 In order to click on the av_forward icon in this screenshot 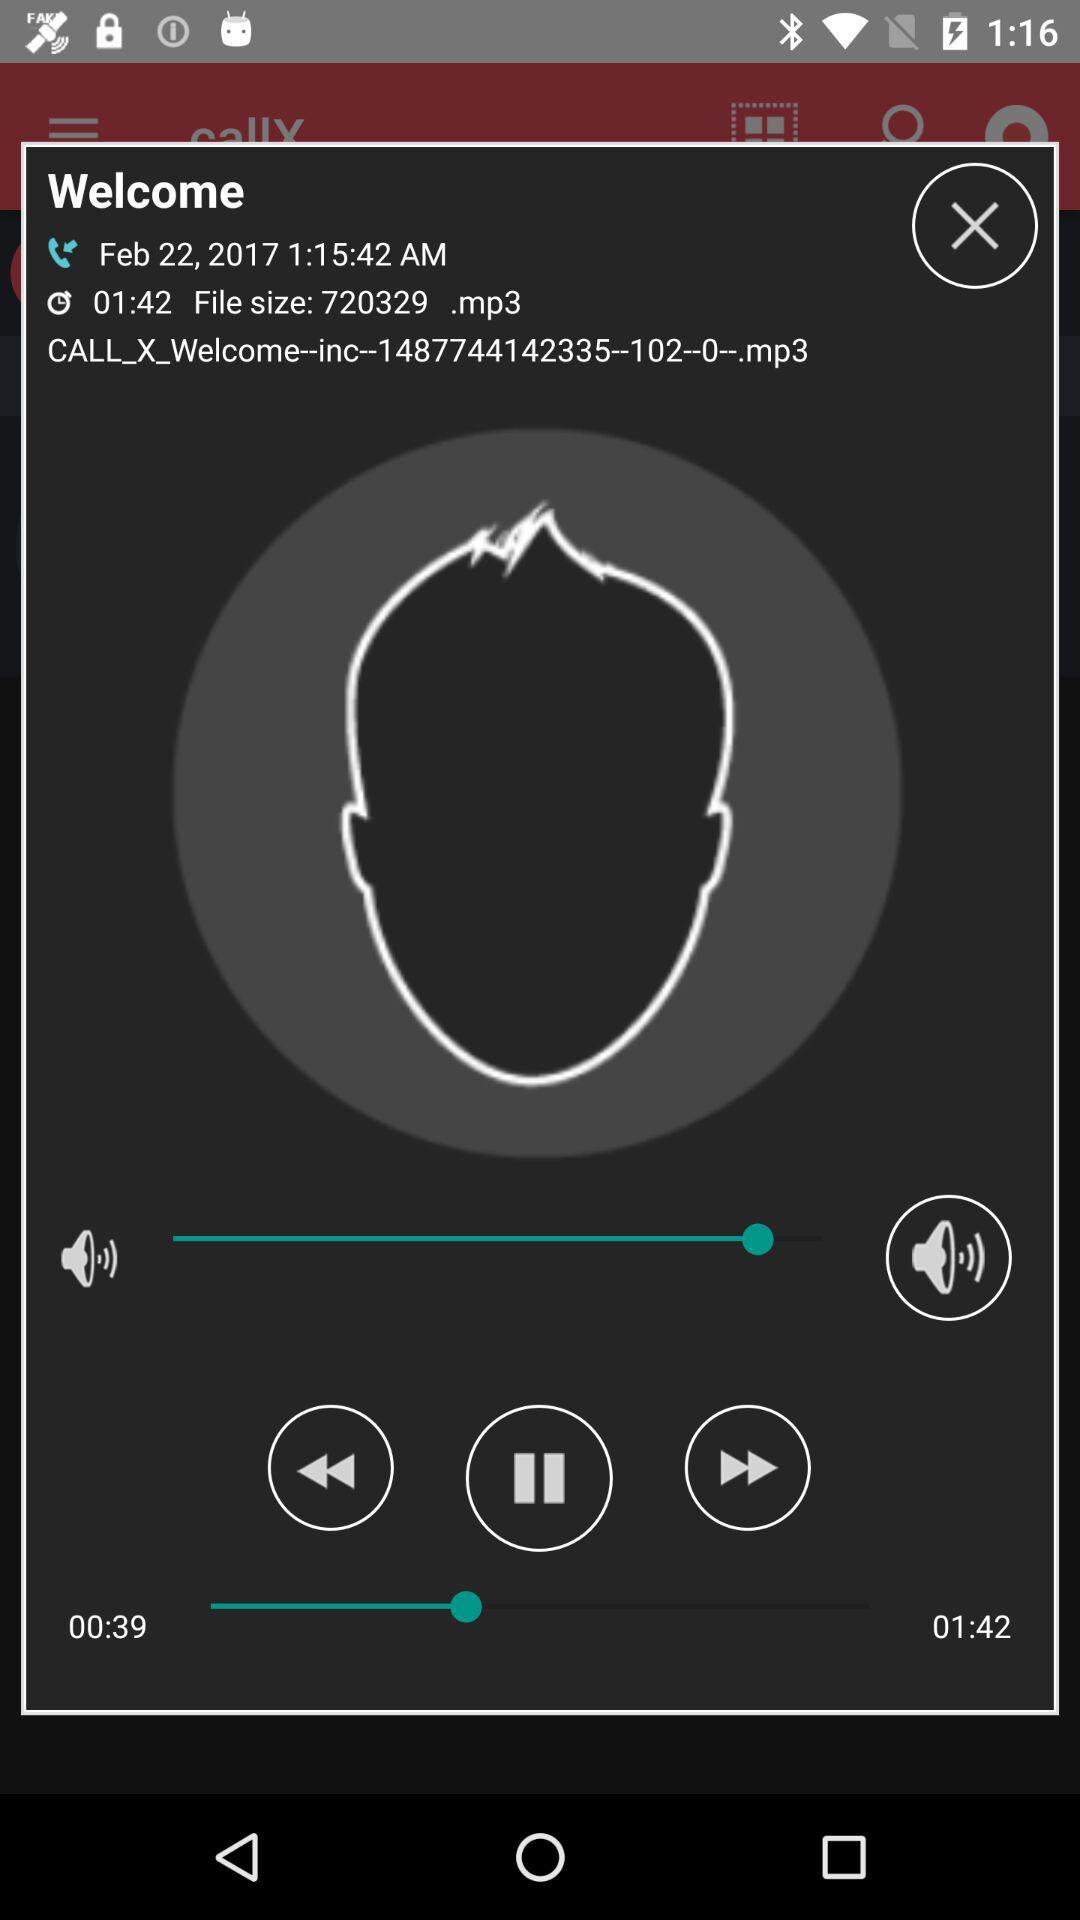, I will do `click(747, 1467)`.